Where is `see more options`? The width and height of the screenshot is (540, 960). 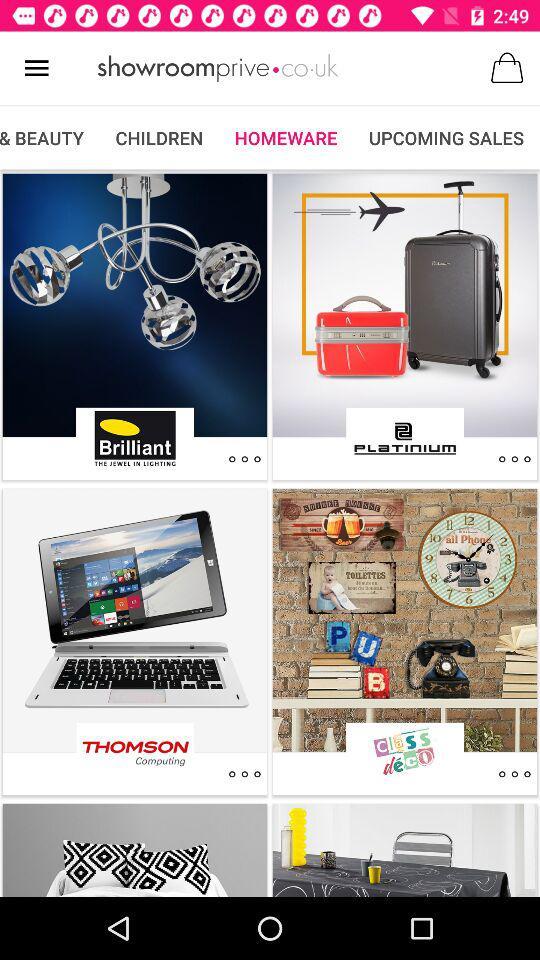
see more options is located at coordinates (244, 459).